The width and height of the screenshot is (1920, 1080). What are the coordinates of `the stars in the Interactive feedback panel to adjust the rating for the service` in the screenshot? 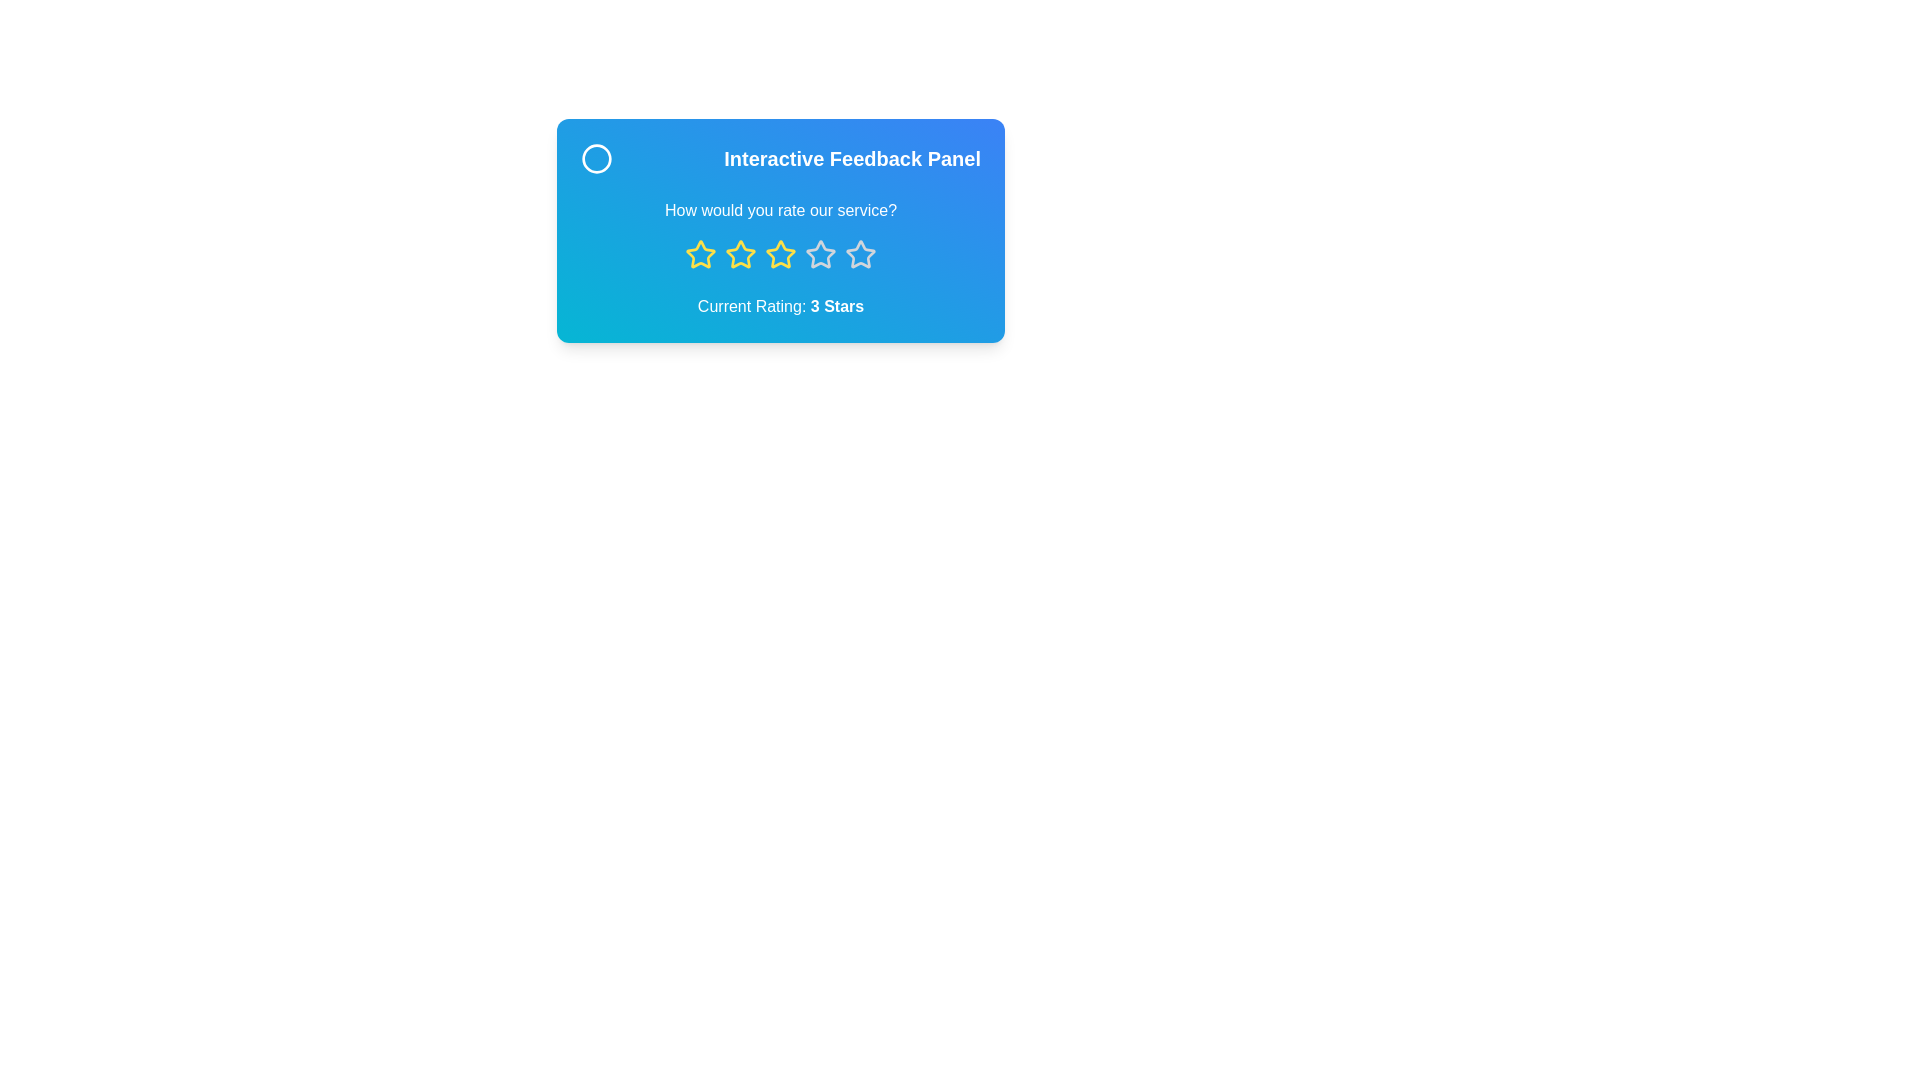 It's located at (780, 230).